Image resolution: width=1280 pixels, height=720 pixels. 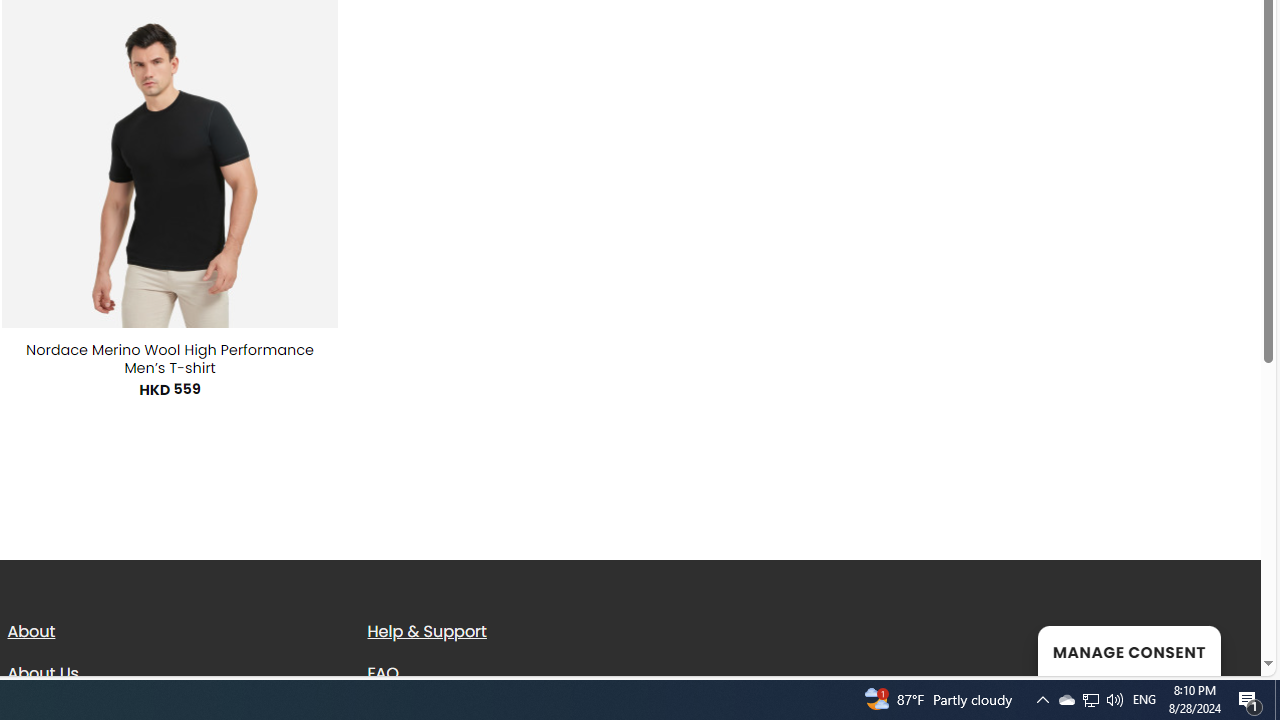 What do you see at coordinates (1219, 648) in the screenshot?
I see `'Go to top'` at bounding box center [1219, 648].